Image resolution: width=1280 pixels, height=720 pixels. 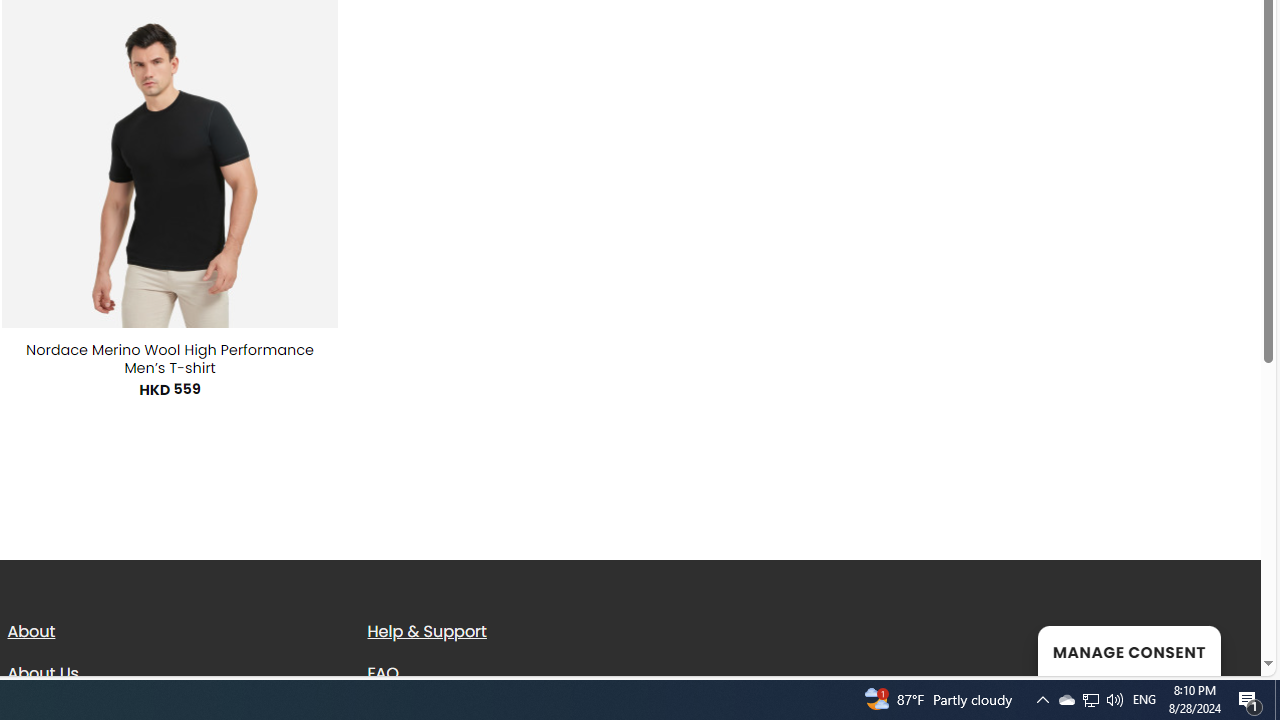 What do you see at coordinates (1219, 648) in the screenshot?
I see `'Go to top'` at bounding box center [1219, 648].